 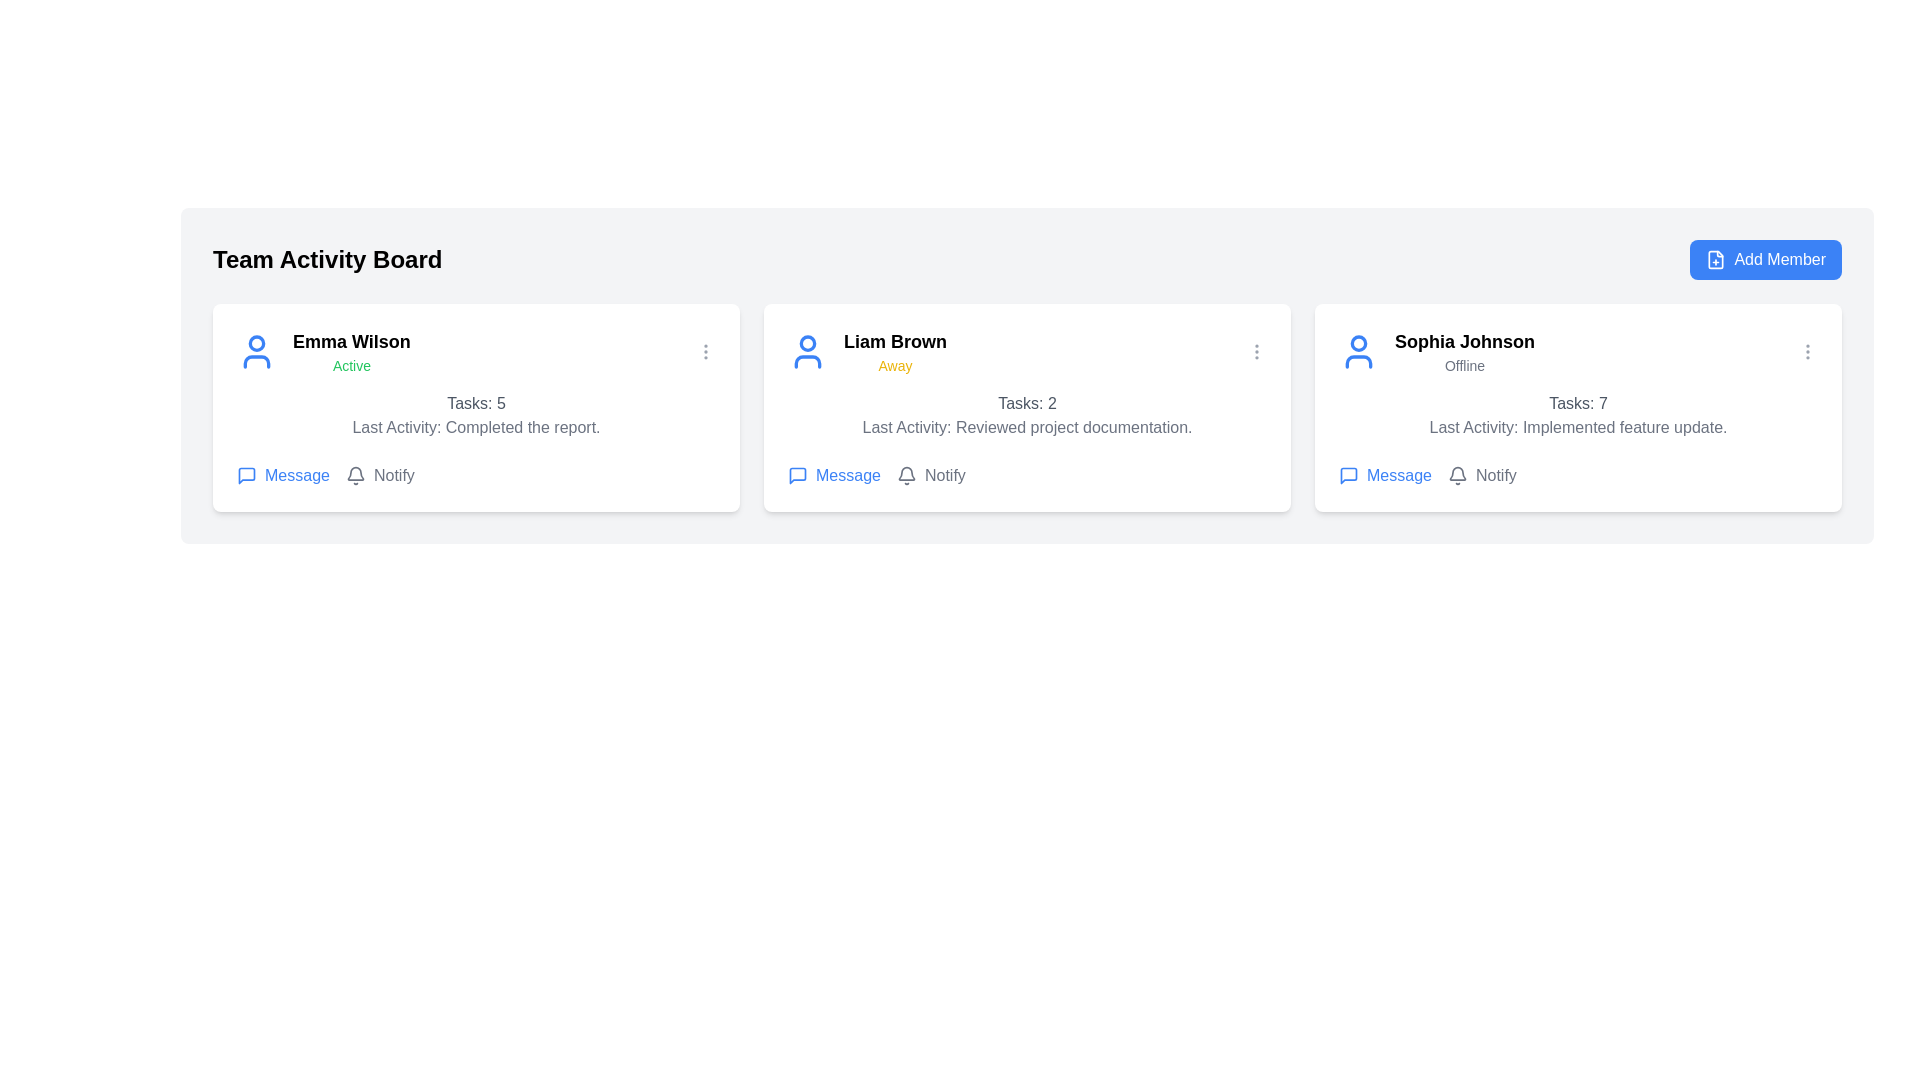 What do you see at coordinates (351, 366) in the screenshot?
I see `the 'Active' text label in green font located below 'Emma Wilson' in the leftmost card of the Team Activity Board` at bounding box center [351, 366].